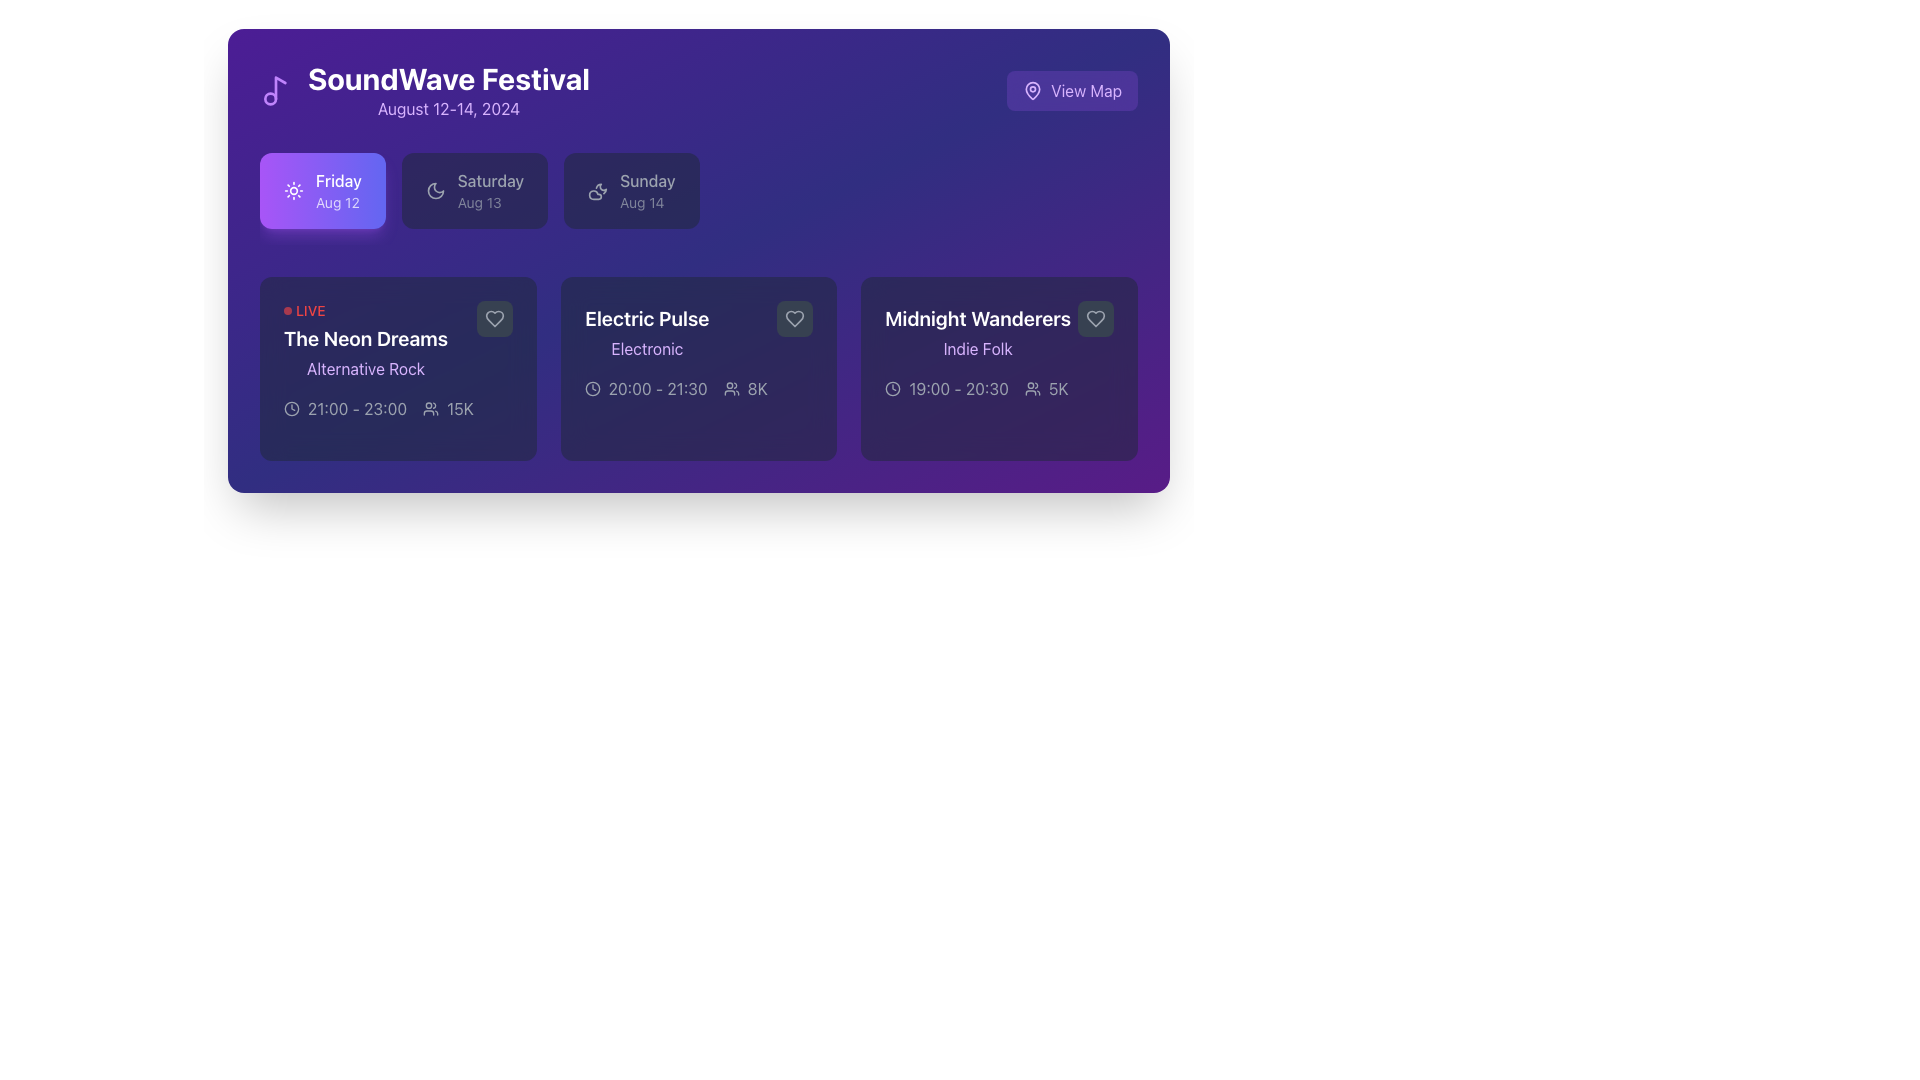 The image size is (1920, 1080). What do you see at coordinates (459, 407) in the screenshot?
I see `the text label displaying '15K' in light gray font, located on the bottom right of the purple-themed card representing a musical event` at bounding box center [459, 407].